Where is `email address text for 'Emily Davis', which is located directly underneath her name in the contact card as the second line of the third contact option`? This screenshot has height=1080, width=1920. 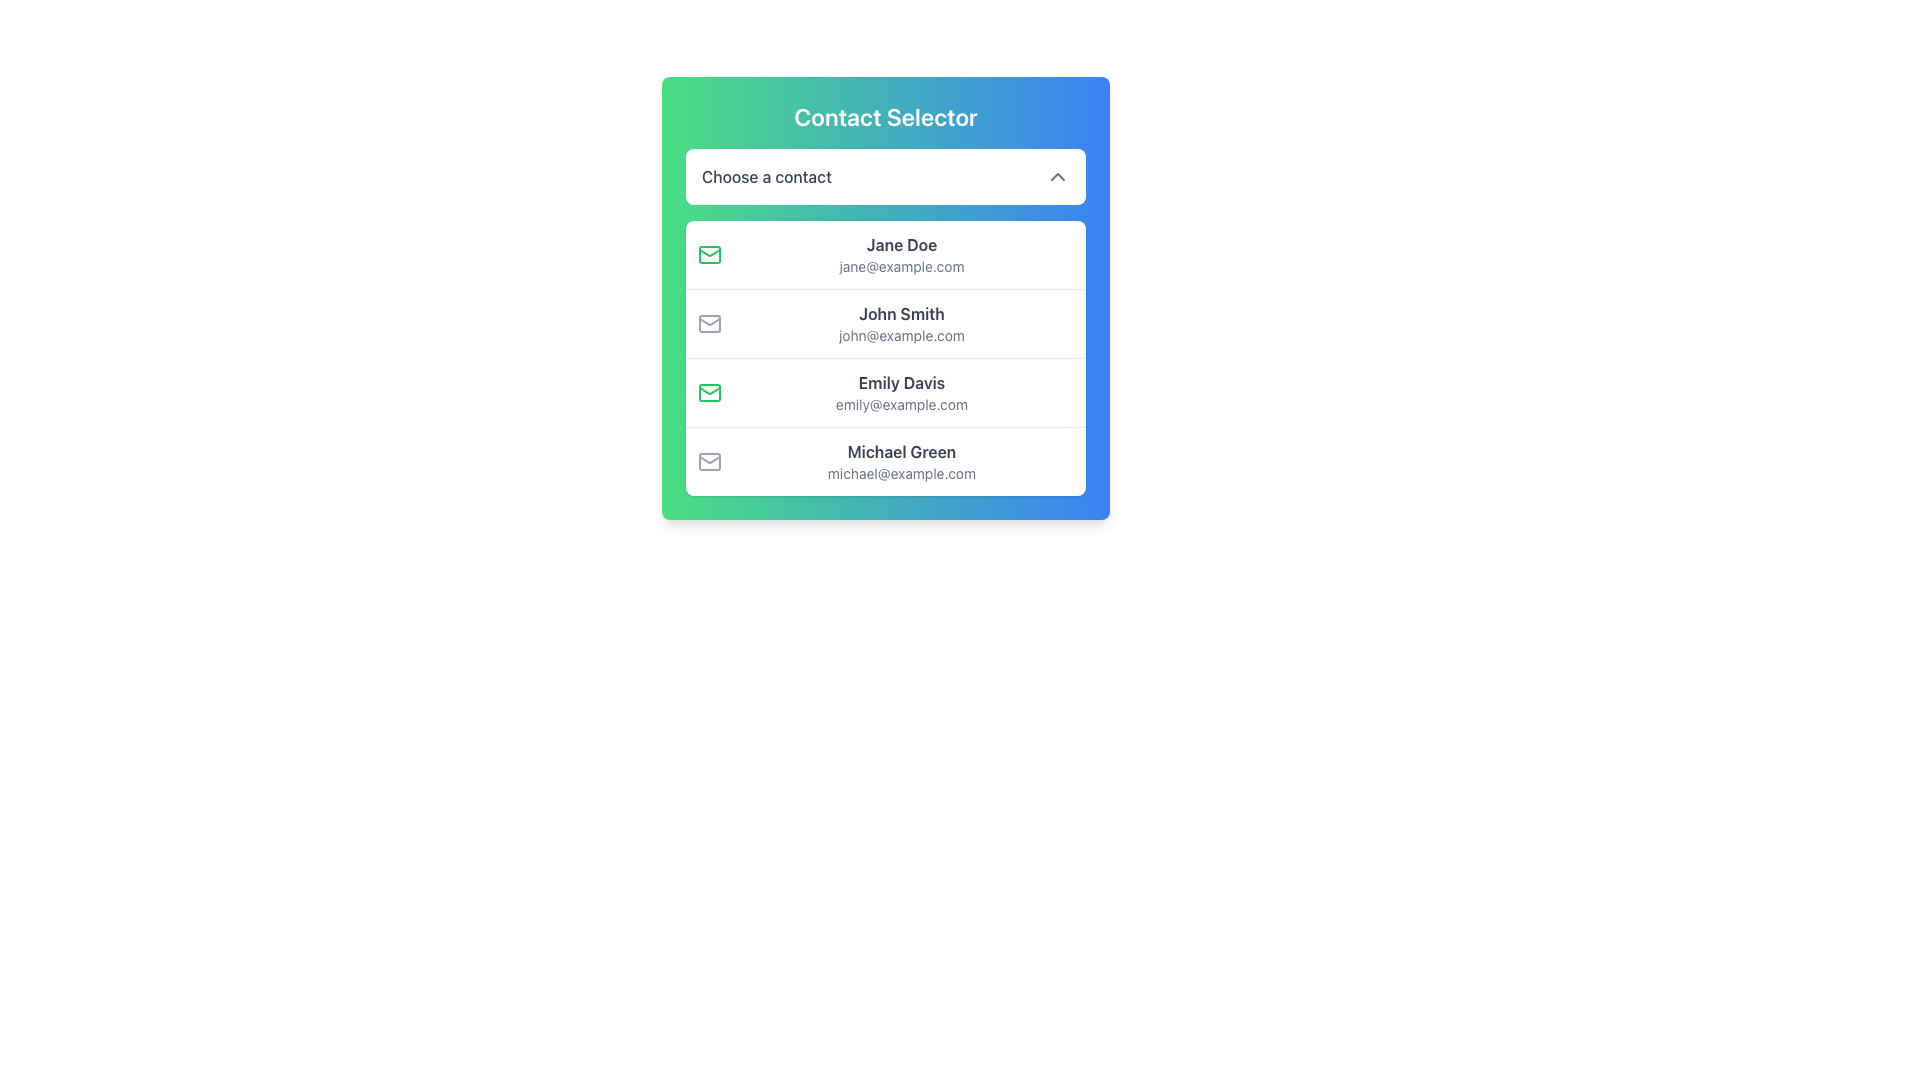 email address text for 'Emily Davis', which is located directly underneath her name in the contact card as the second line of the third contact option is located at coordinates (901, 405).